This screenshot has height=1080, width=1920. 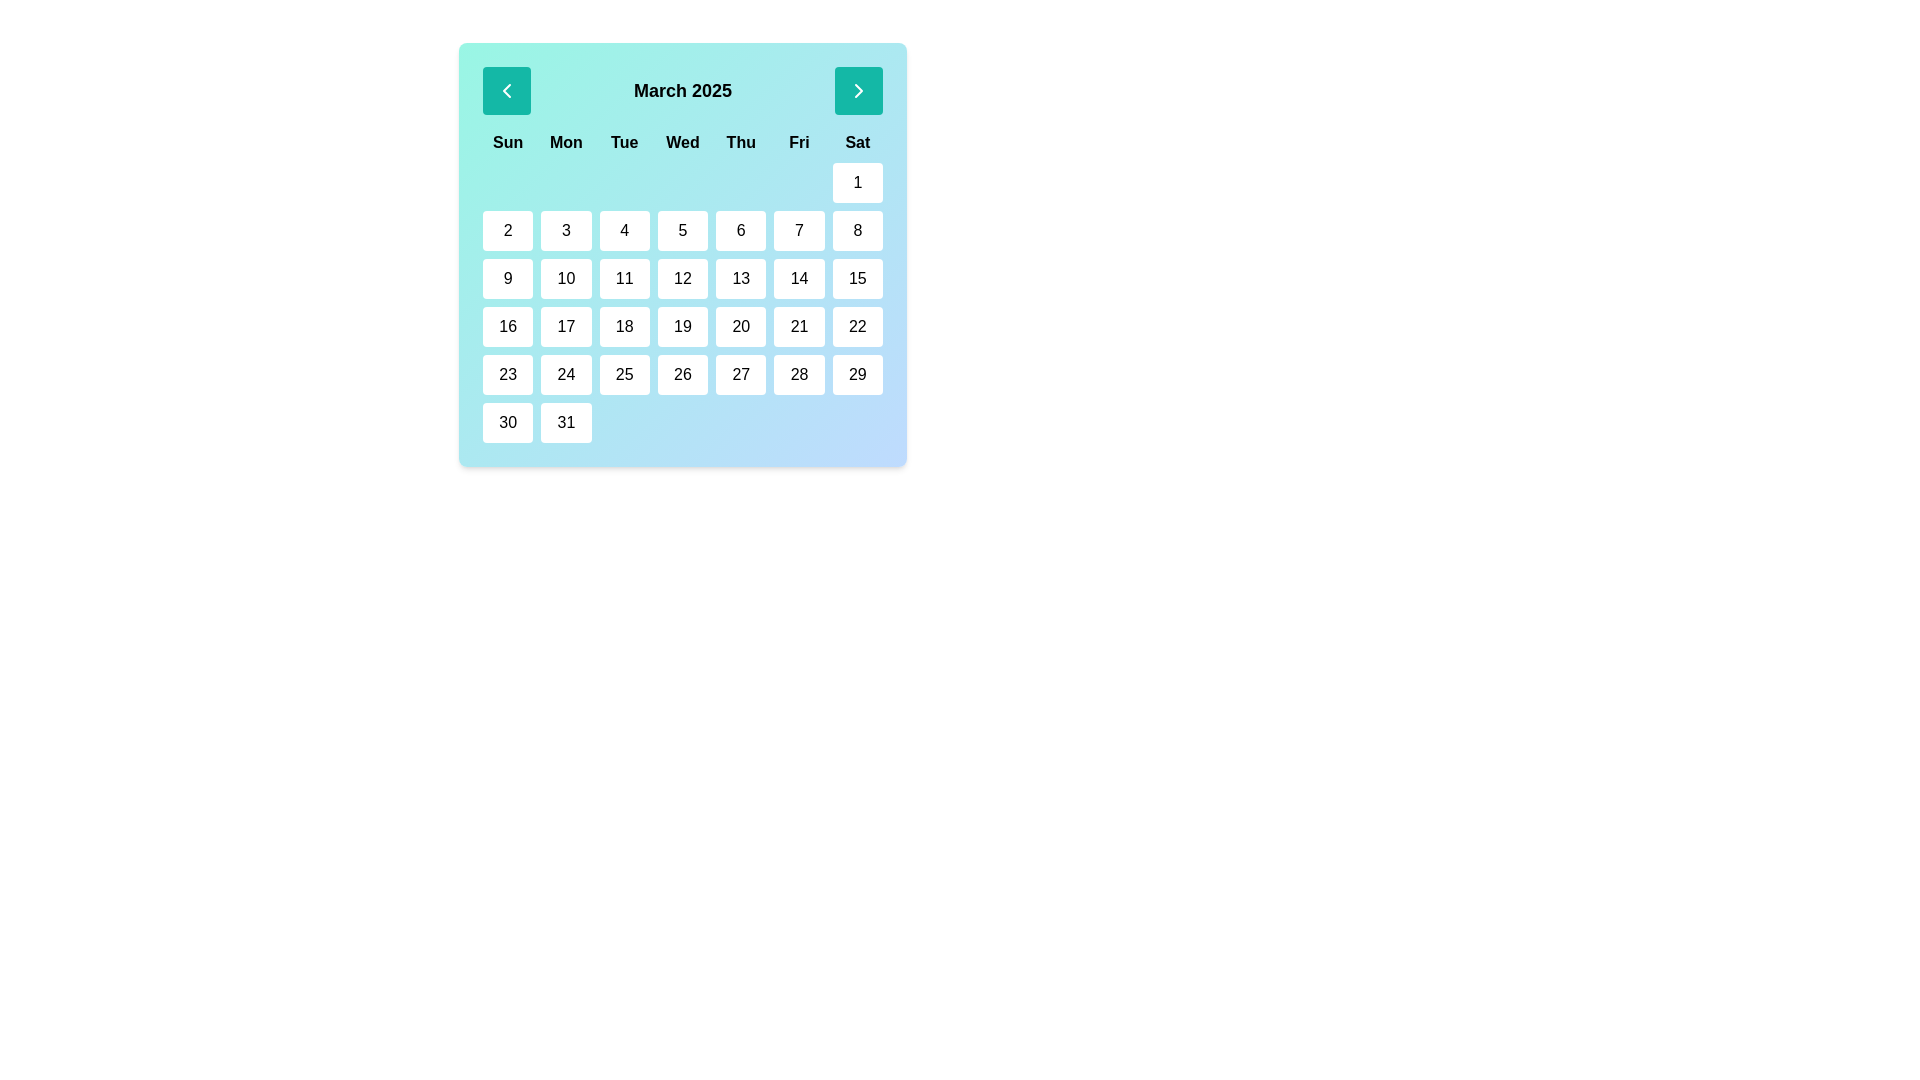 What do you see at coordinates (682, 230) in the screenshot?
I see `the white, rounded rectangular button displaying the number '5' in the calendar grid under the 'Wed' column` at bounding box center [682, 230].